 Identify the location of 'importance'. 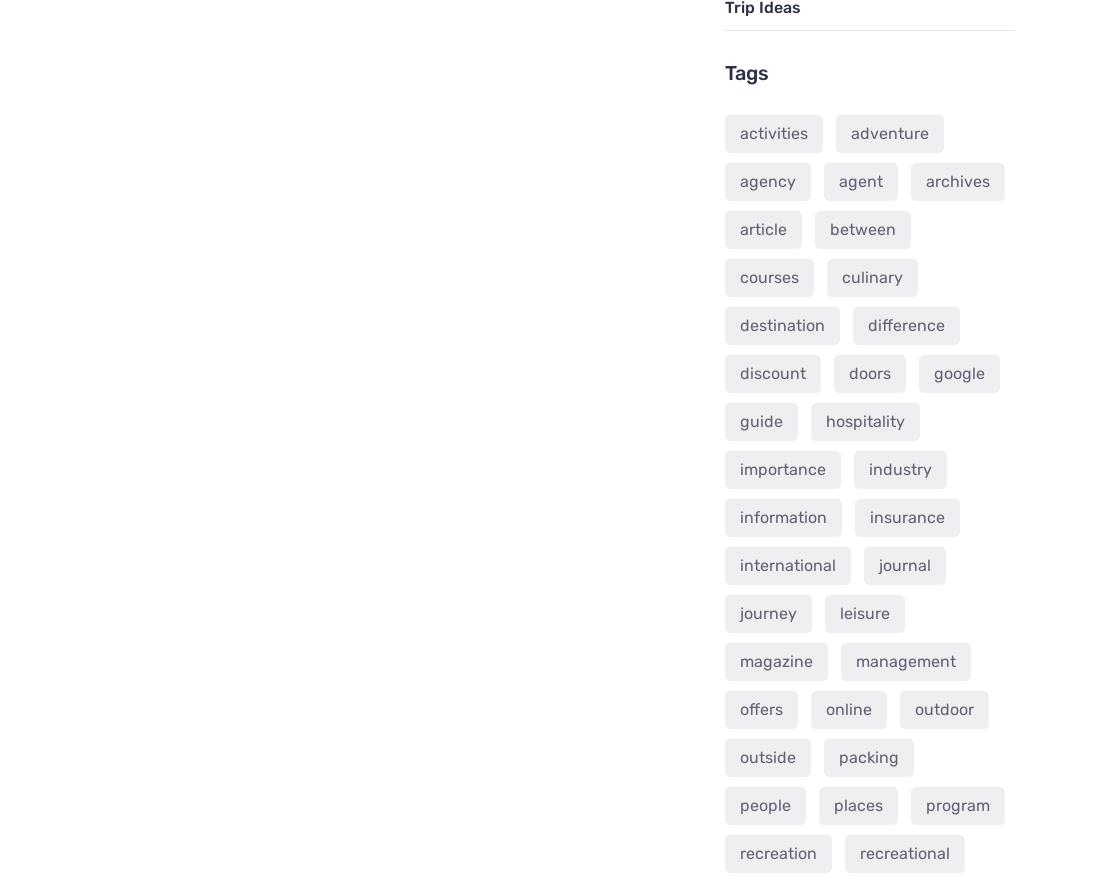
(781, 468).